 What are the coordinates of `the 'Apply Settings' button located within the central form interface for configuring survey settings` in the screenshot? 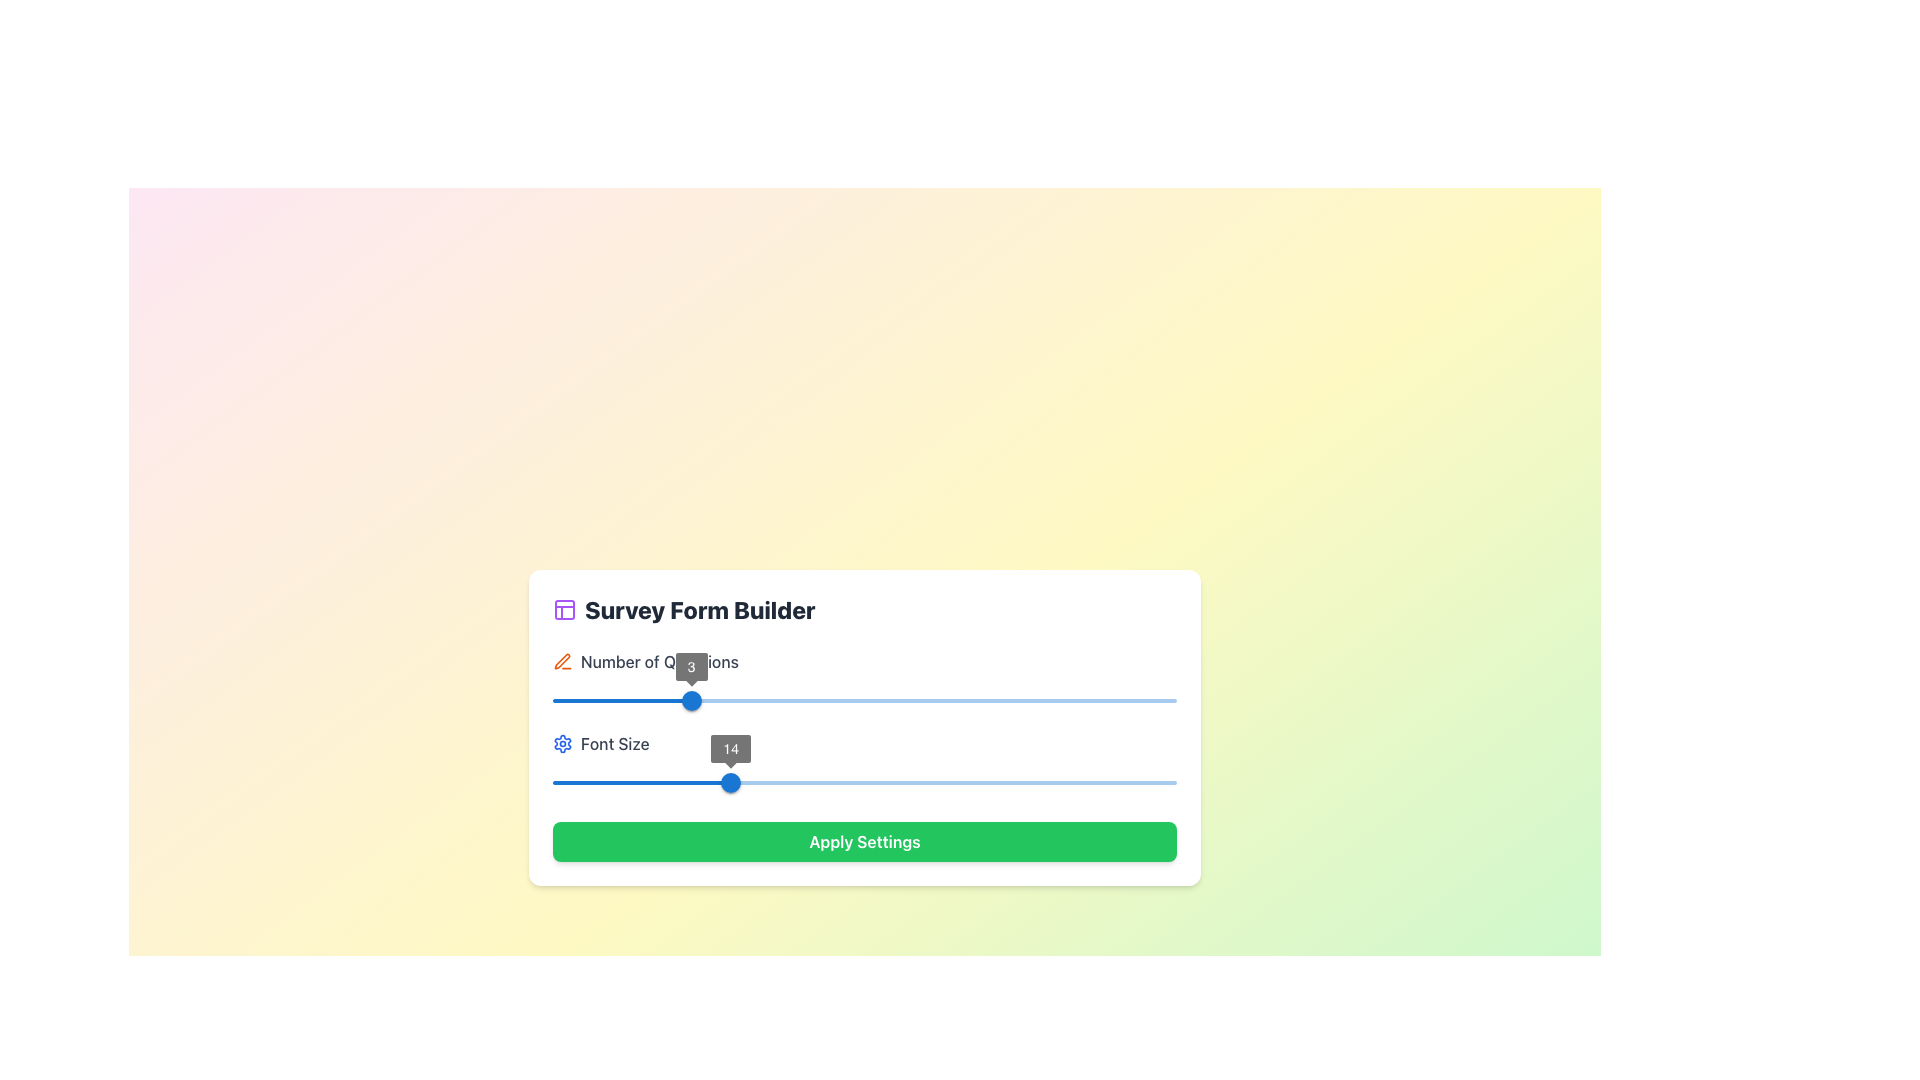 It's located at (864, 728).